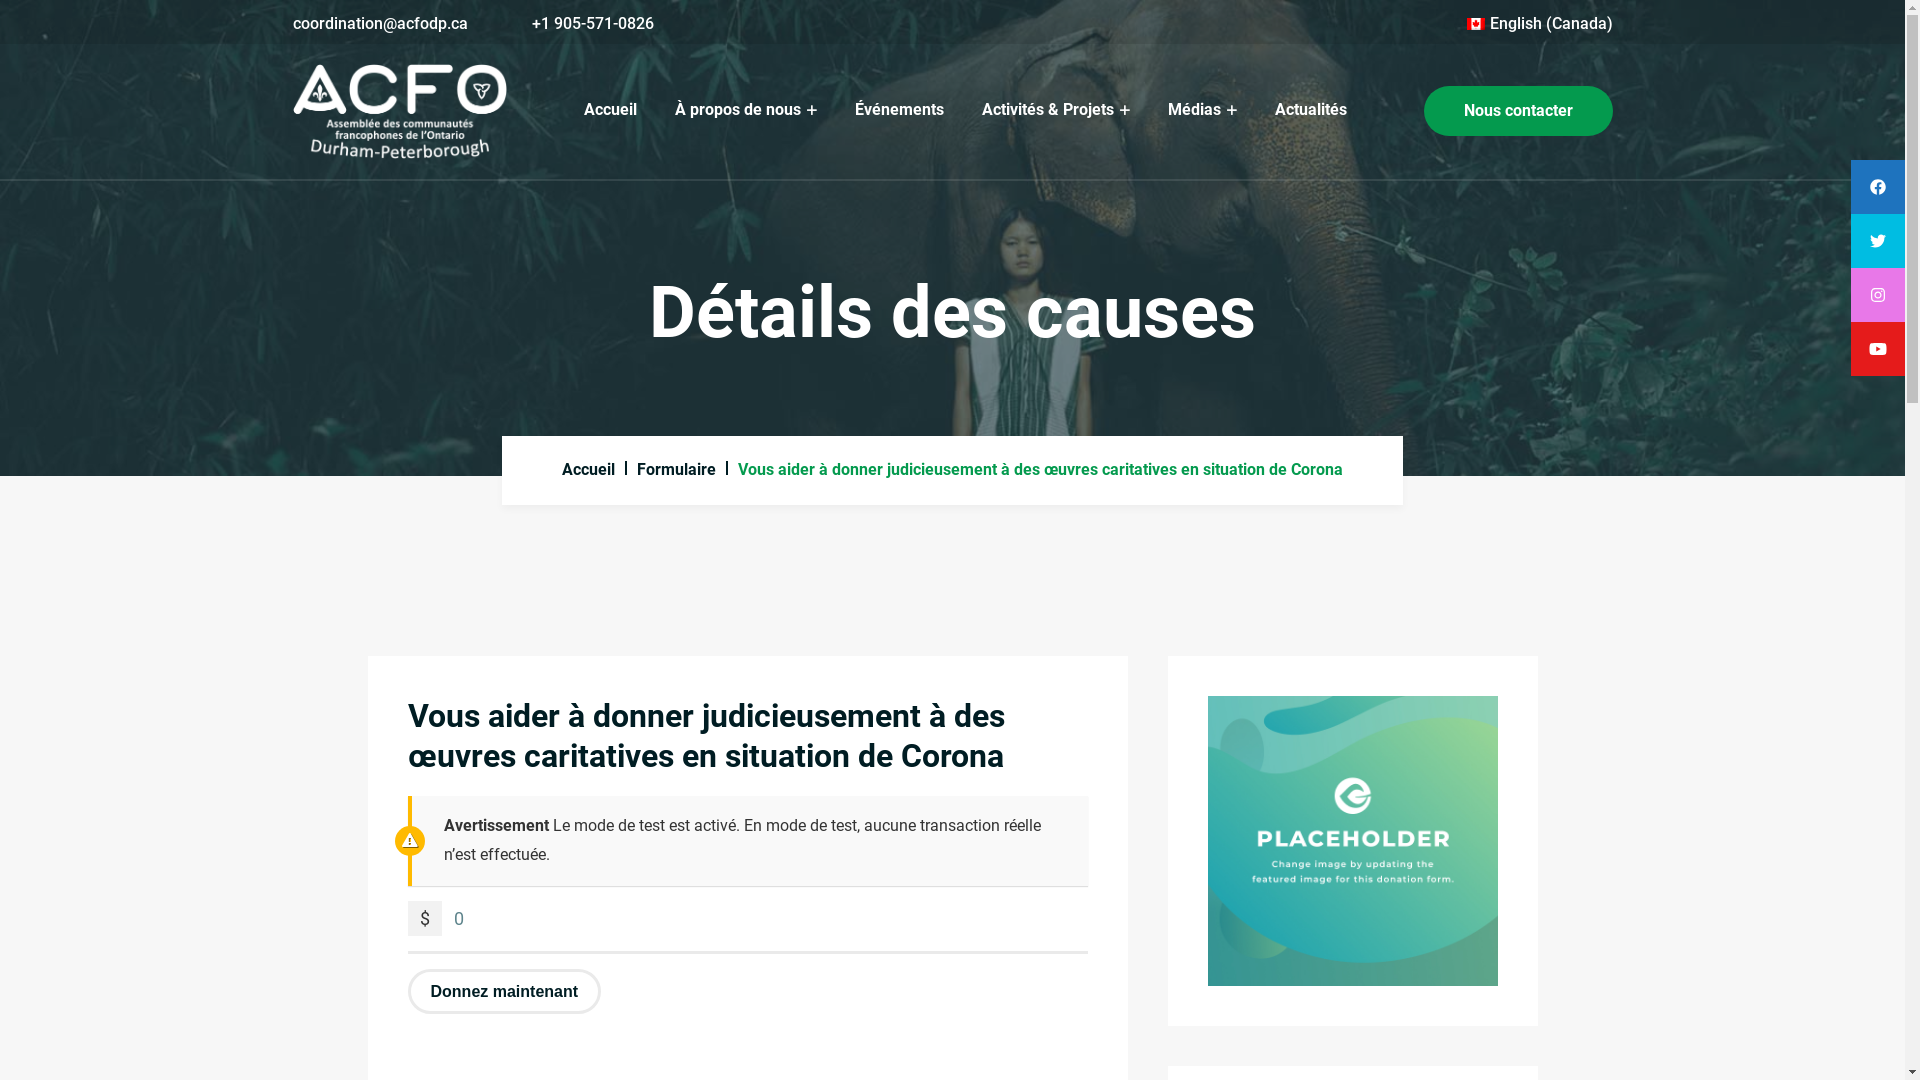 The image size is (1920, 1080). Describe the element at coordinates (1518, 111) in the screenshot. I see `'Nous contacter'` at that location.